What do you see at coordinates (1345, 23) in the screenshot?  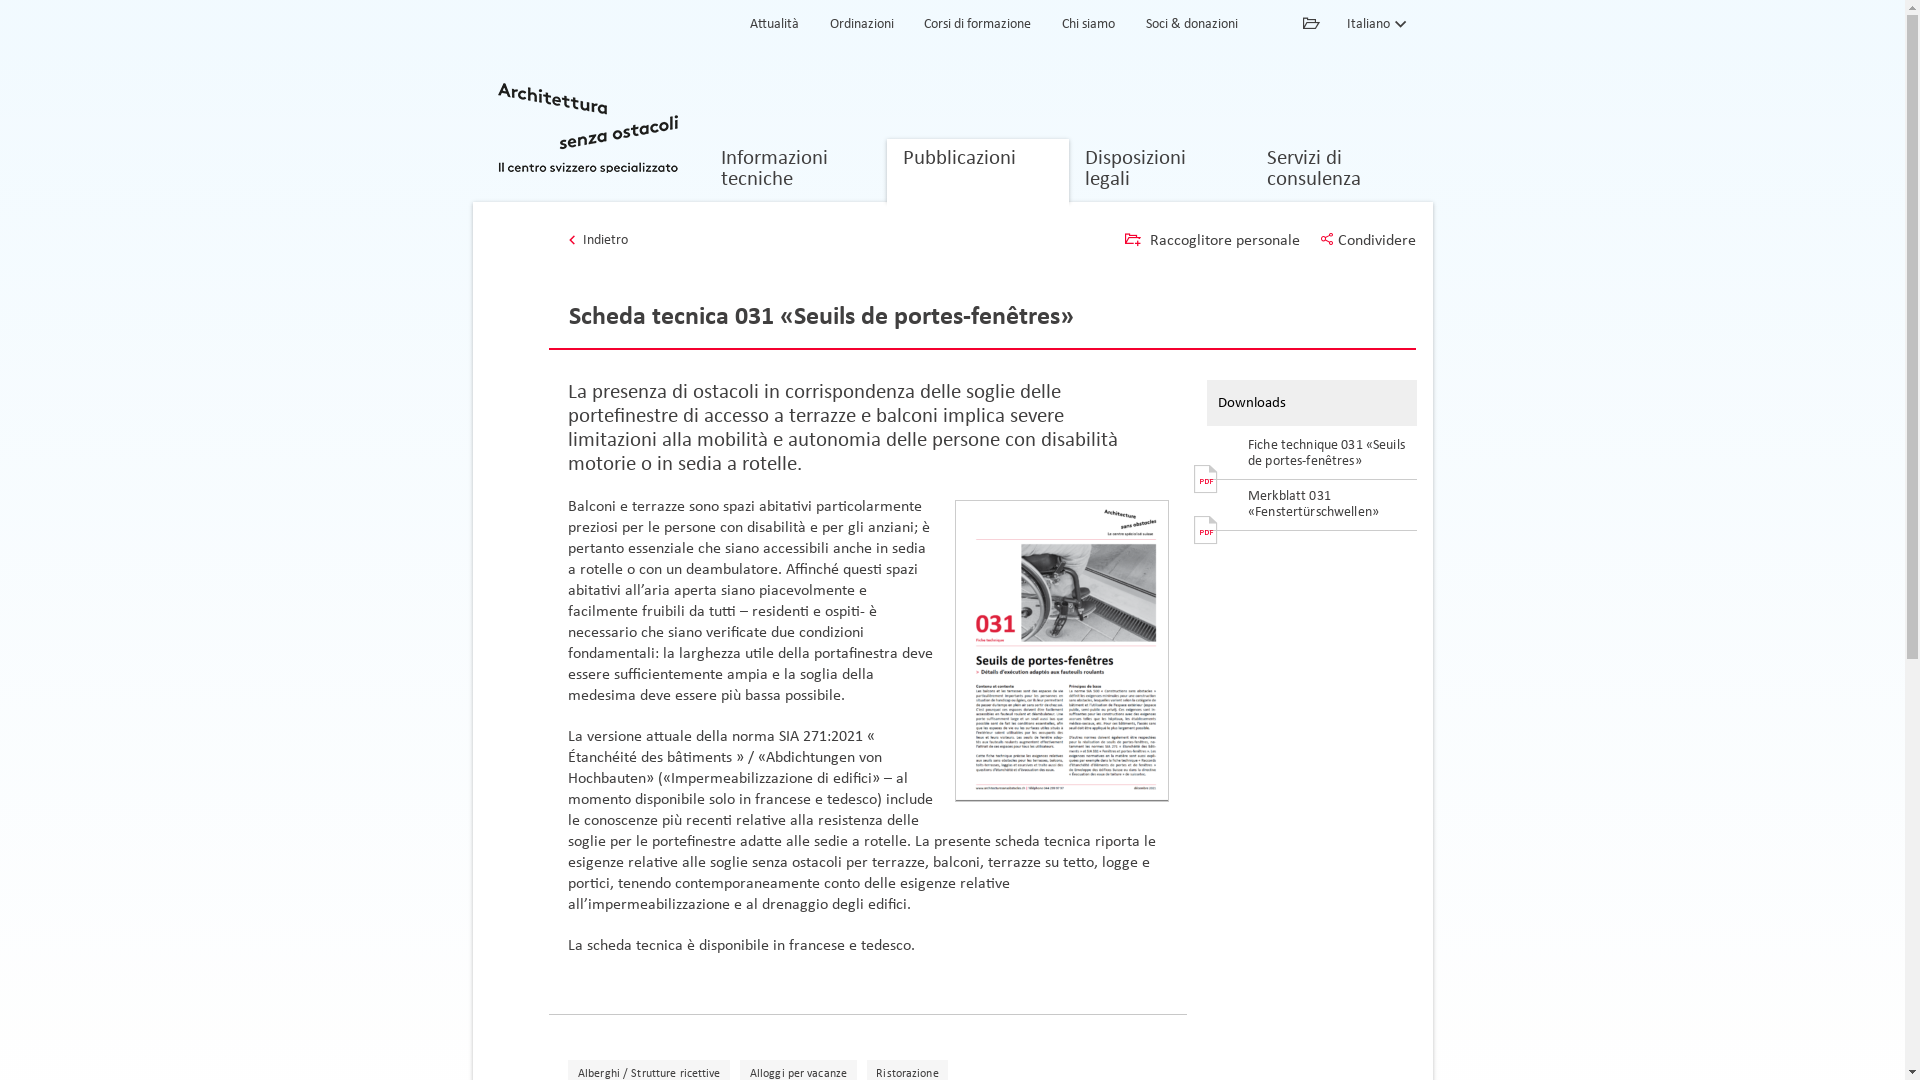 I see `'Italiano'` at bounding box center [1345, 23].